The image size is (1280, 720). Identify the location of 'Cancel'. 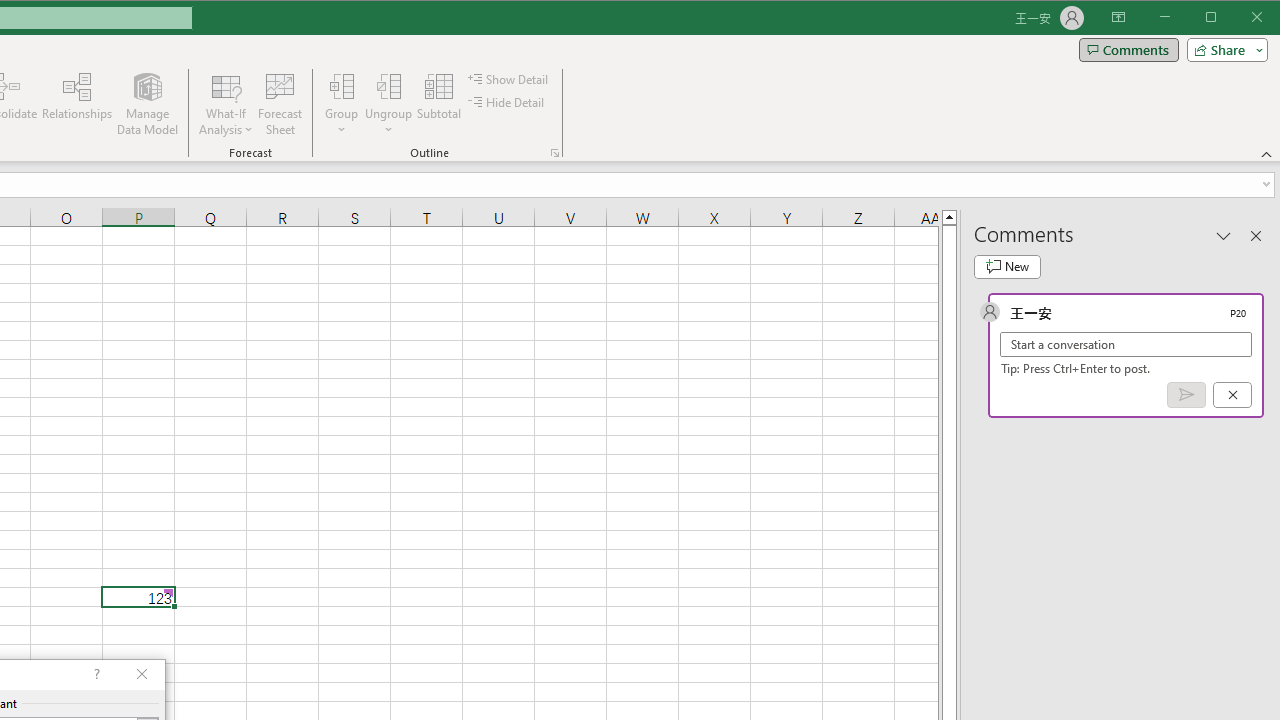
(1231, 395).